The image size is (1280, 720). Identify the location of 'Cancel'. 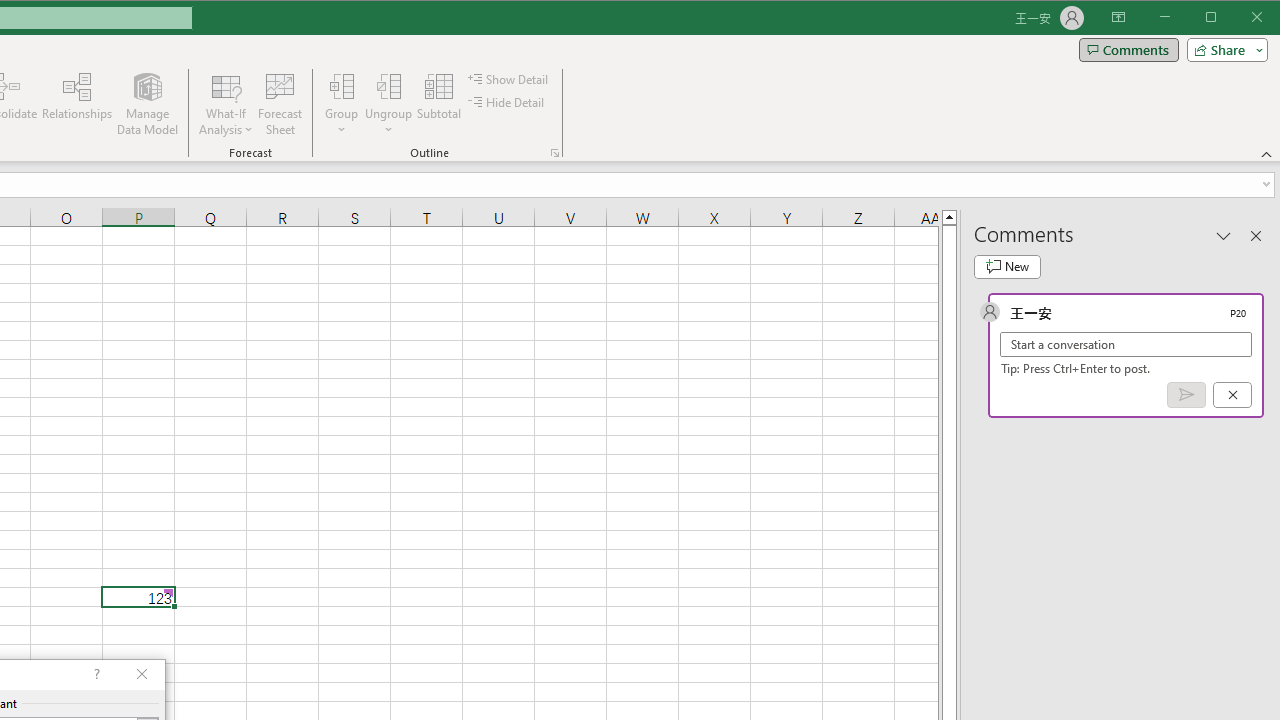
(1231, 395).